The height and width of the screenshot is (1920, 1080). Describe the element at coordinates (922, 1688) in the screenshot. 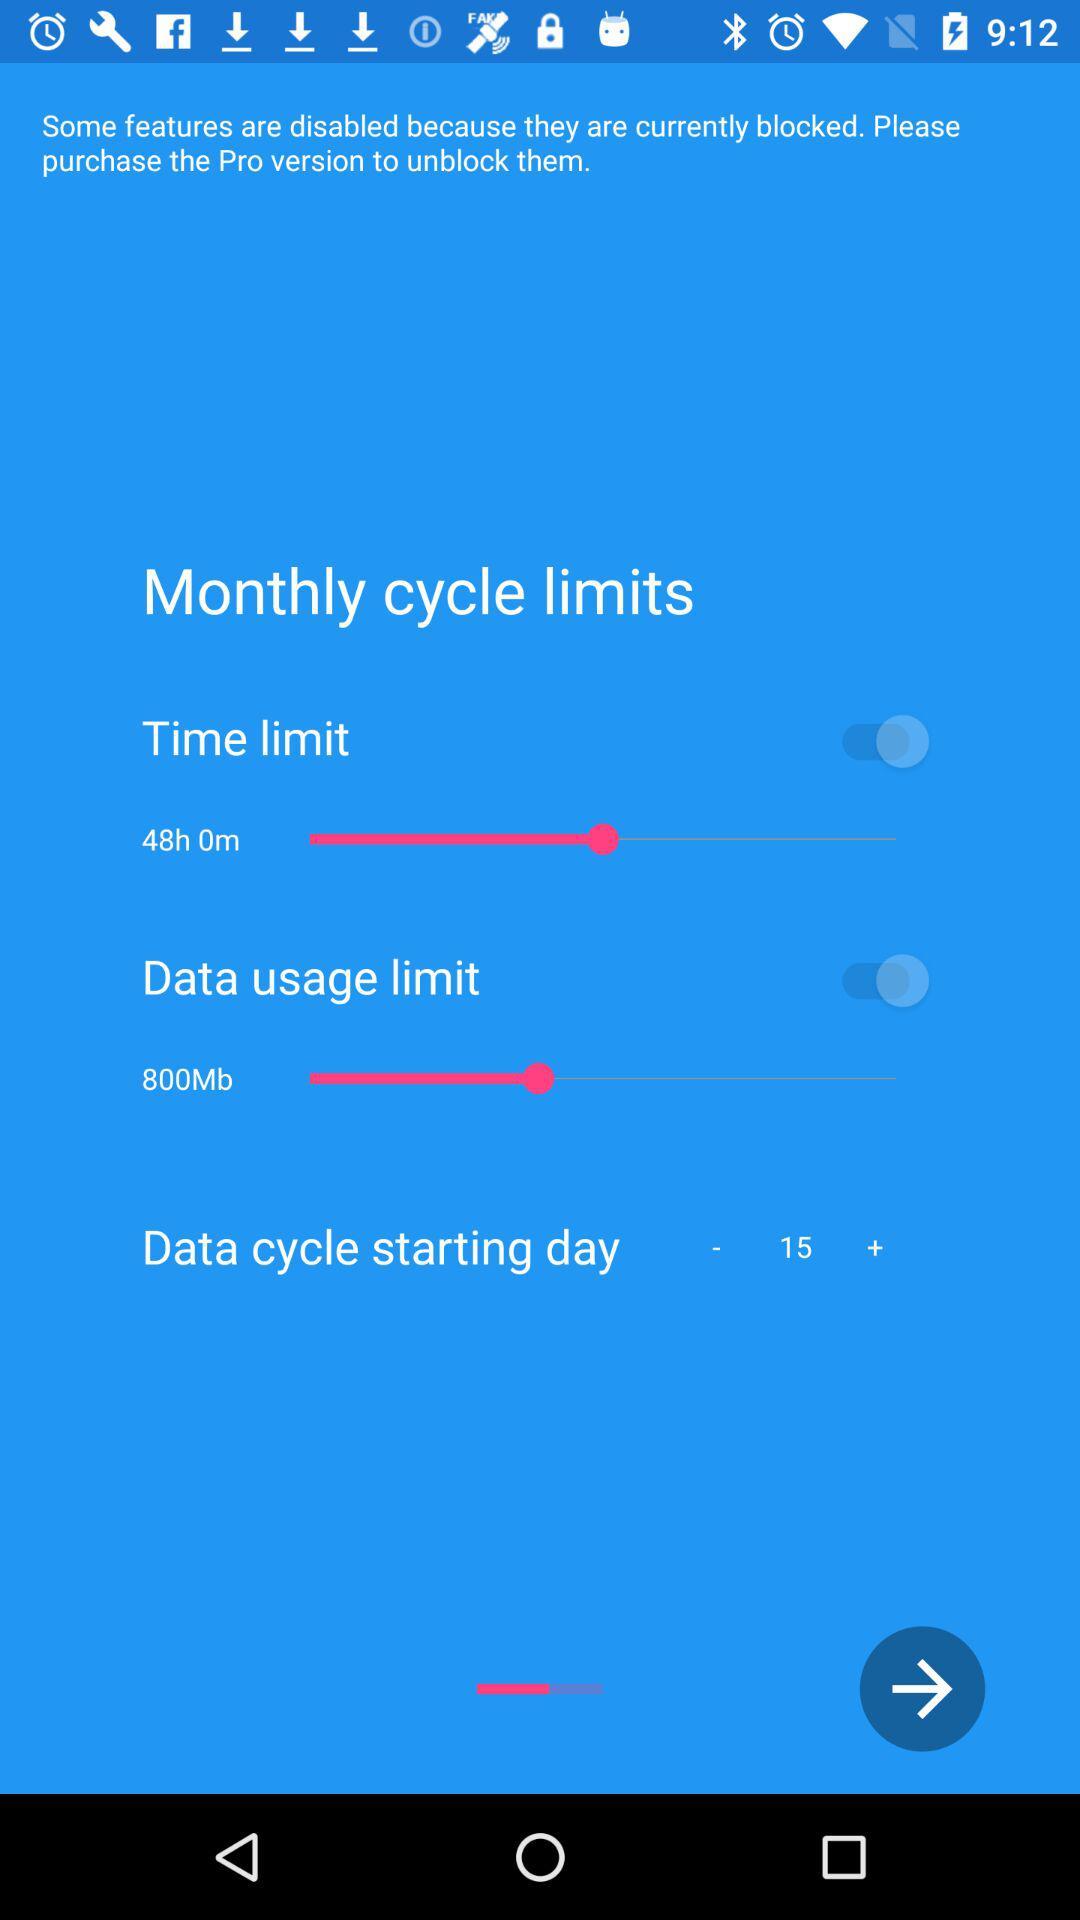

I see `go next` at that location.